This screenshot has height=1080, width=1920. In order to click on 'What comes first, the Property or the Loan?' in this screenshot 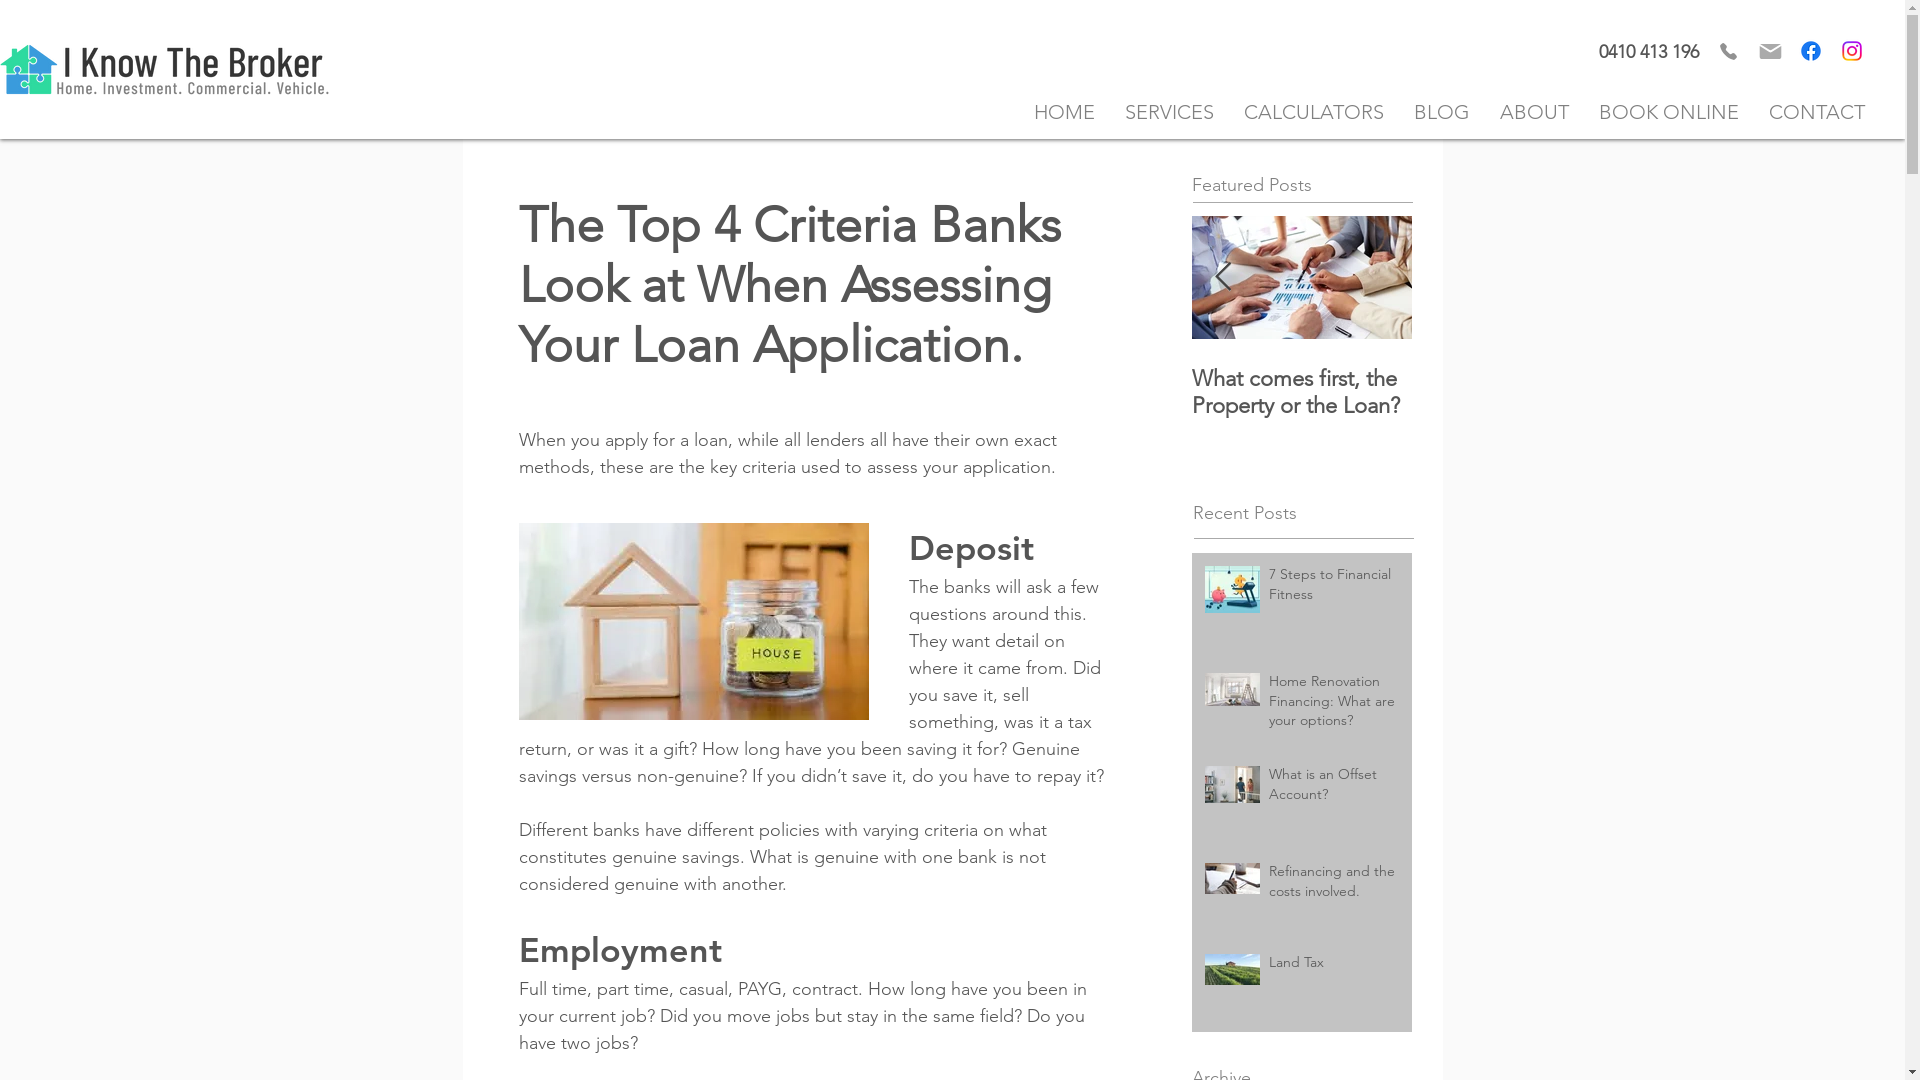, I will do `click(1301, 392)`.